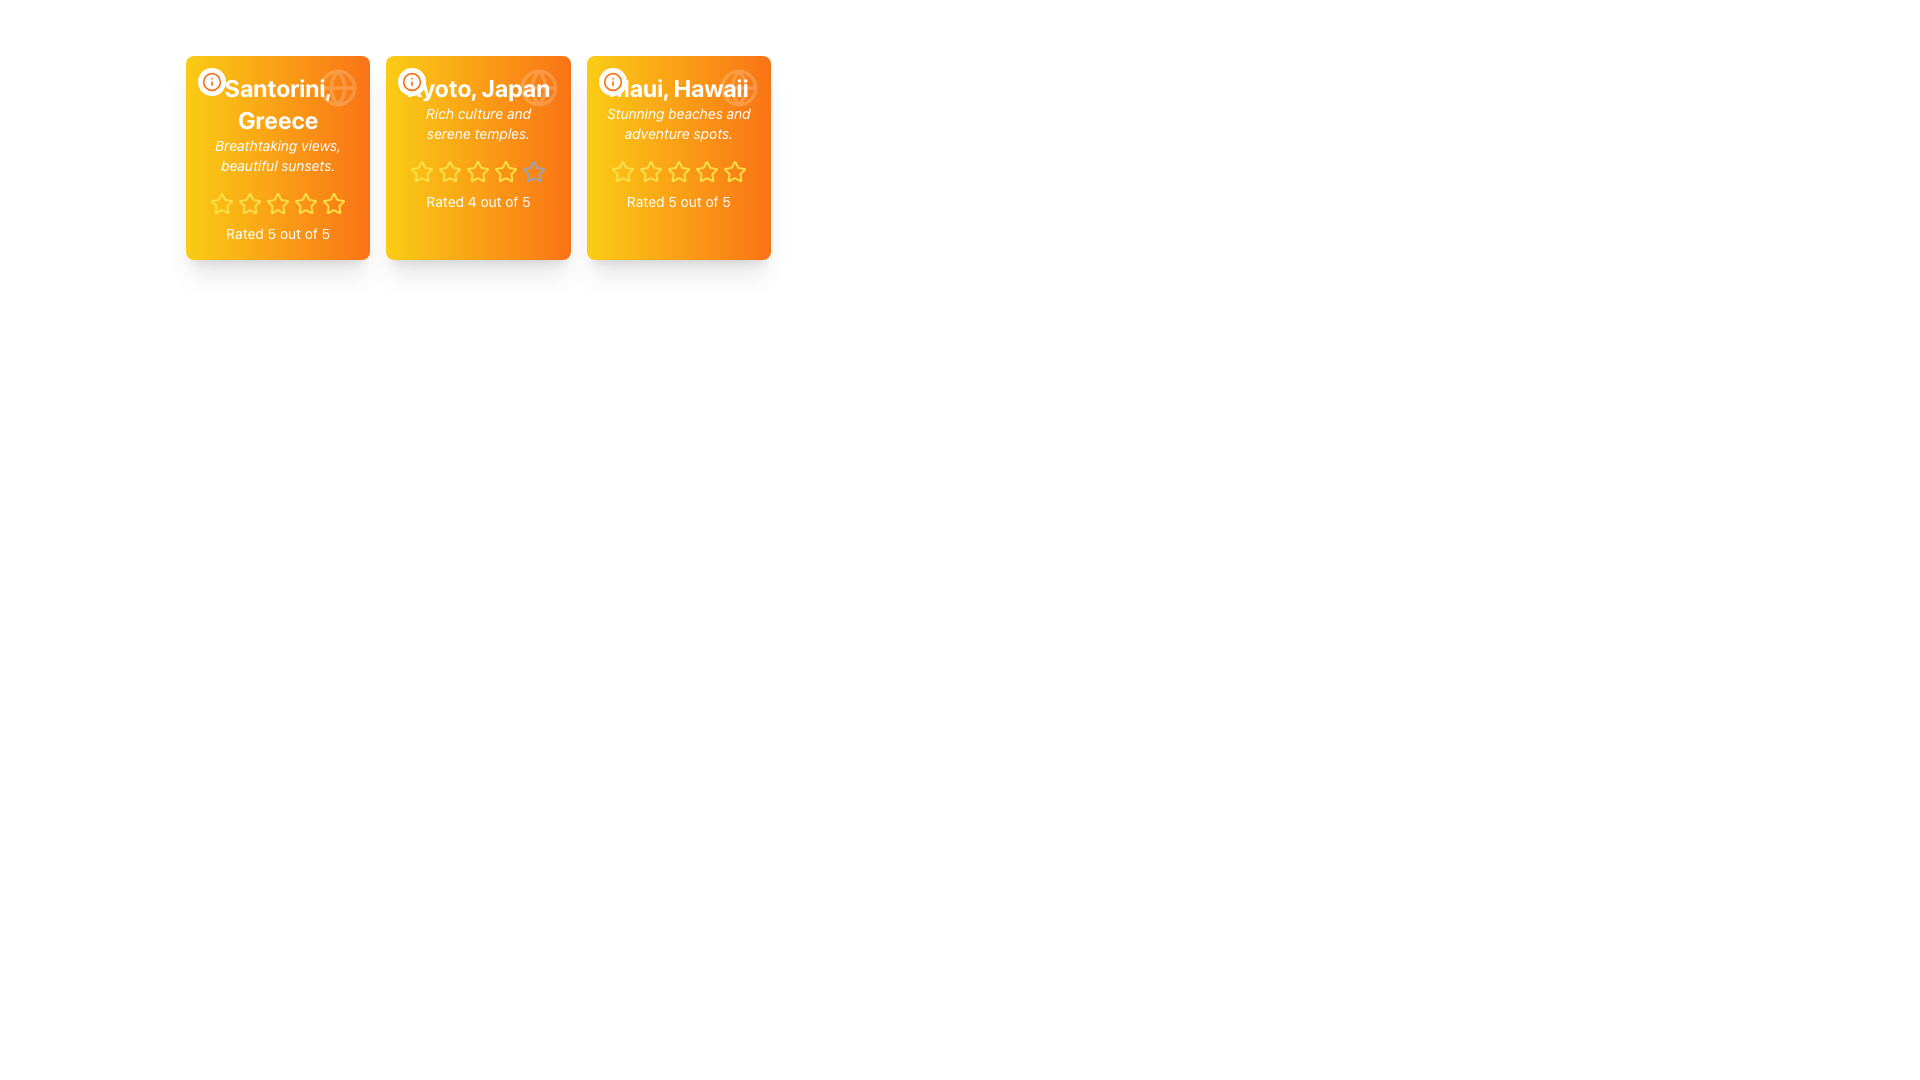 The image size is (1920, 1080). I want to click on the hollow gray star icon, which is the fifth star in the row of rating stars below the title 'Kyoto, Japan', so click(534, 171).